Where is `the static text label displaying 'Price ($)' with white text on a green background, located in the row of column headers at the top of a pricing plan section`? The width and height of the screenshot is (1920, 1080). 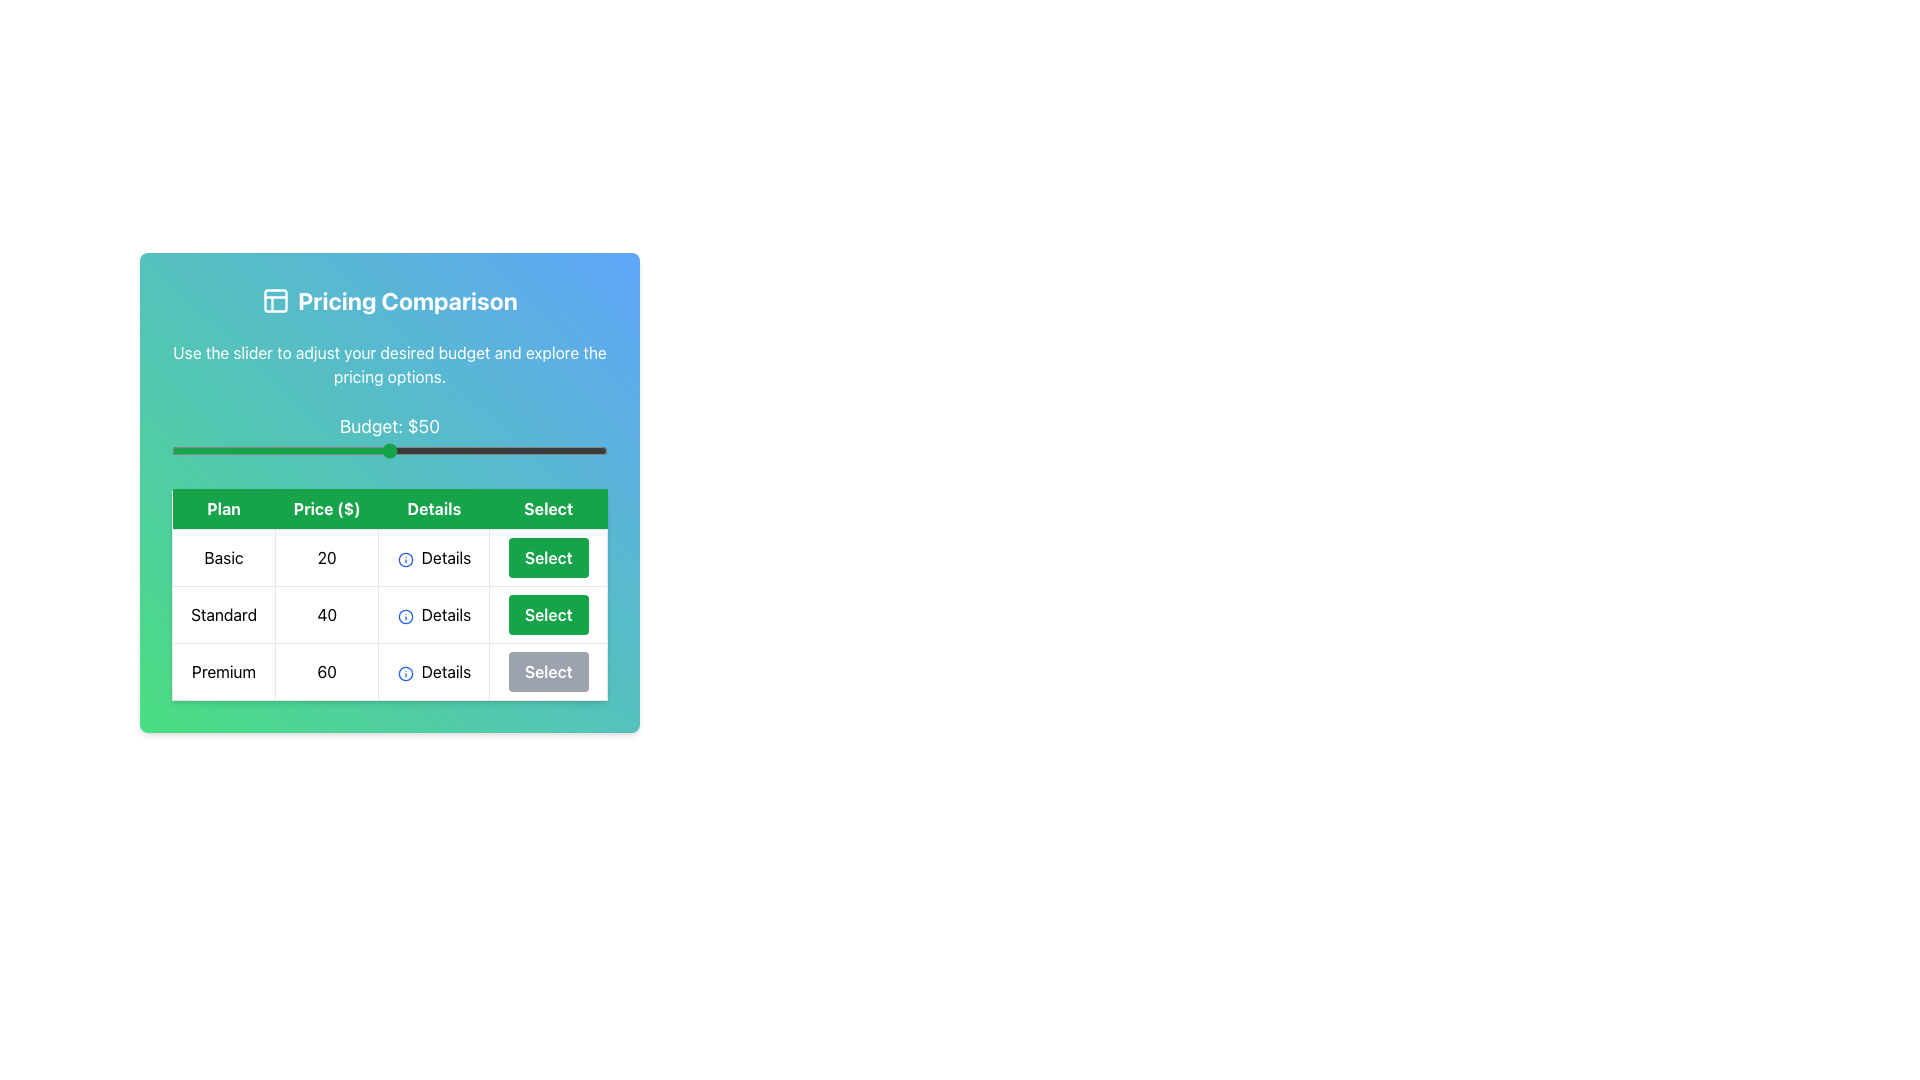 the static text label displaying 'Price ($)' with white text on a green background, located in the row of column headers at the top of a pricing plan section is located at coordinates (327, 508).